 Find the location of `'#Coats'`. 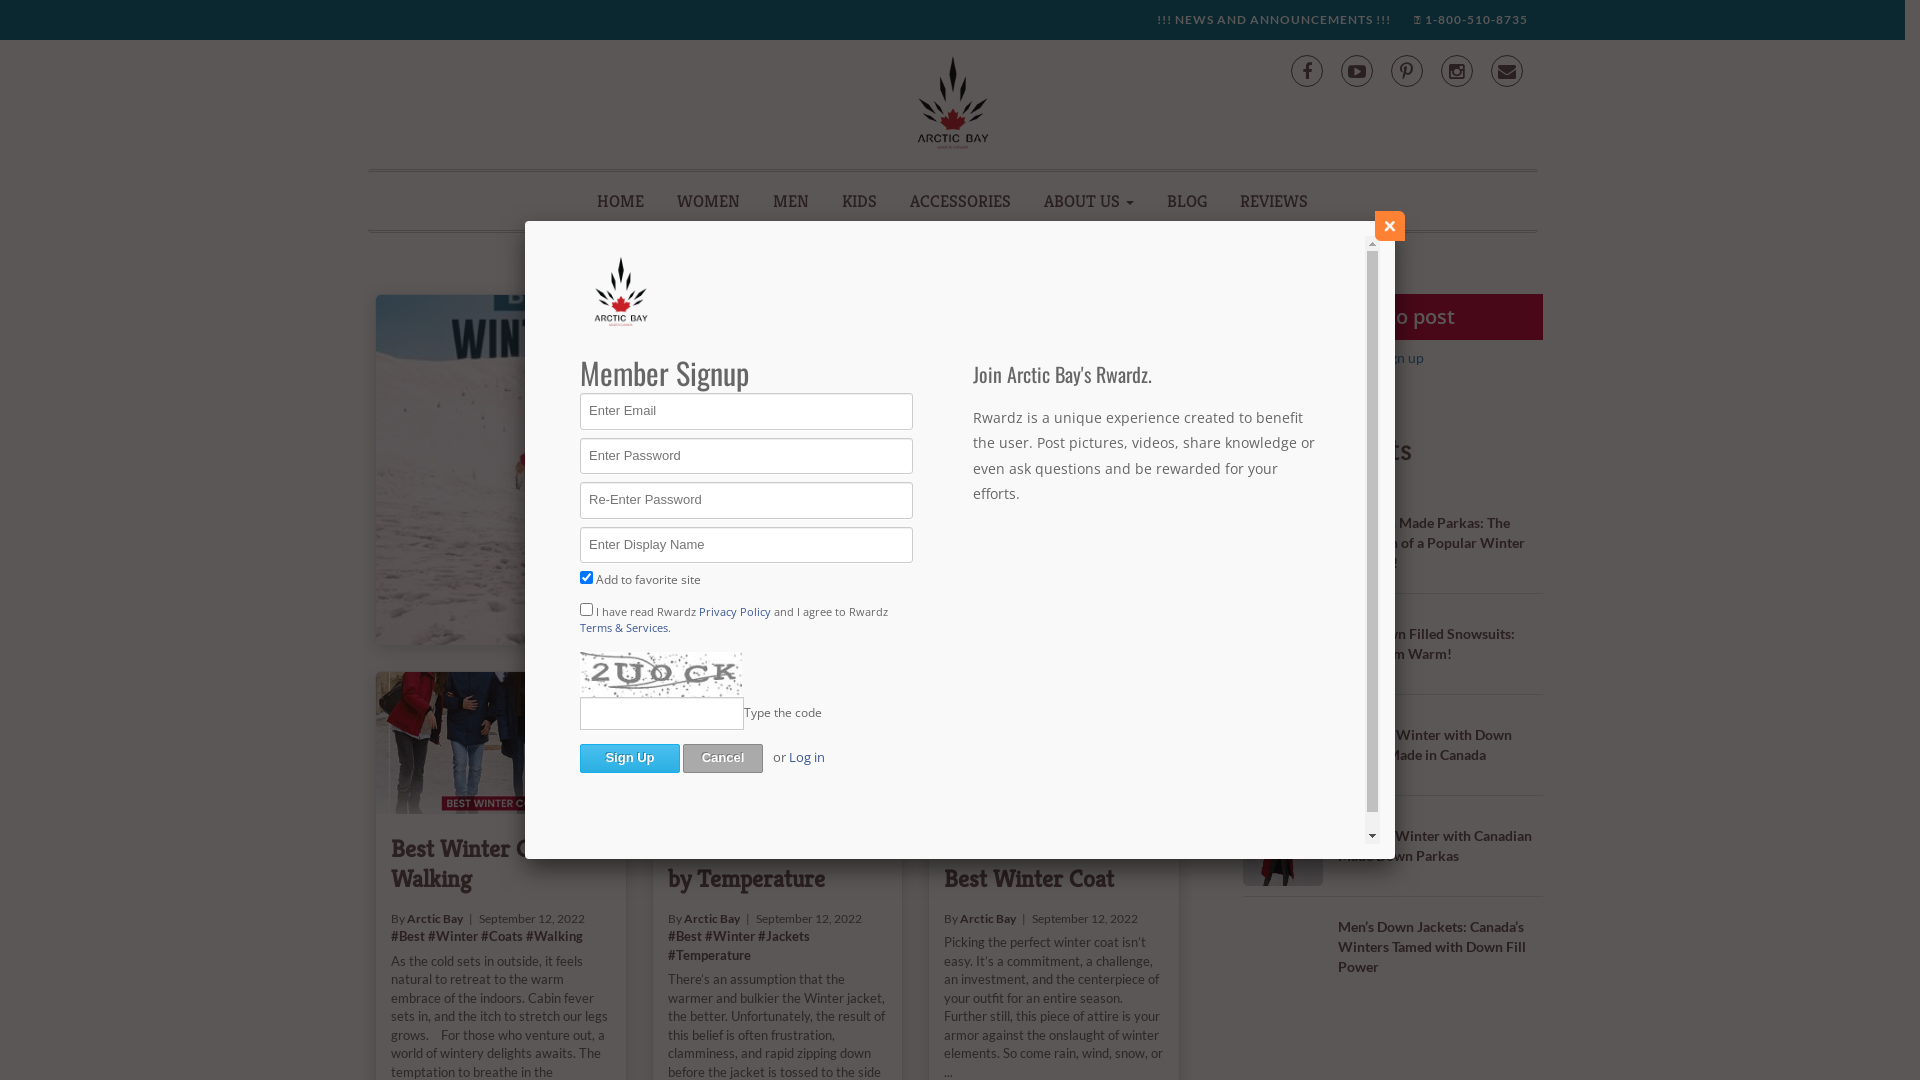

'#Coats' is located at coordinates (502, 936).